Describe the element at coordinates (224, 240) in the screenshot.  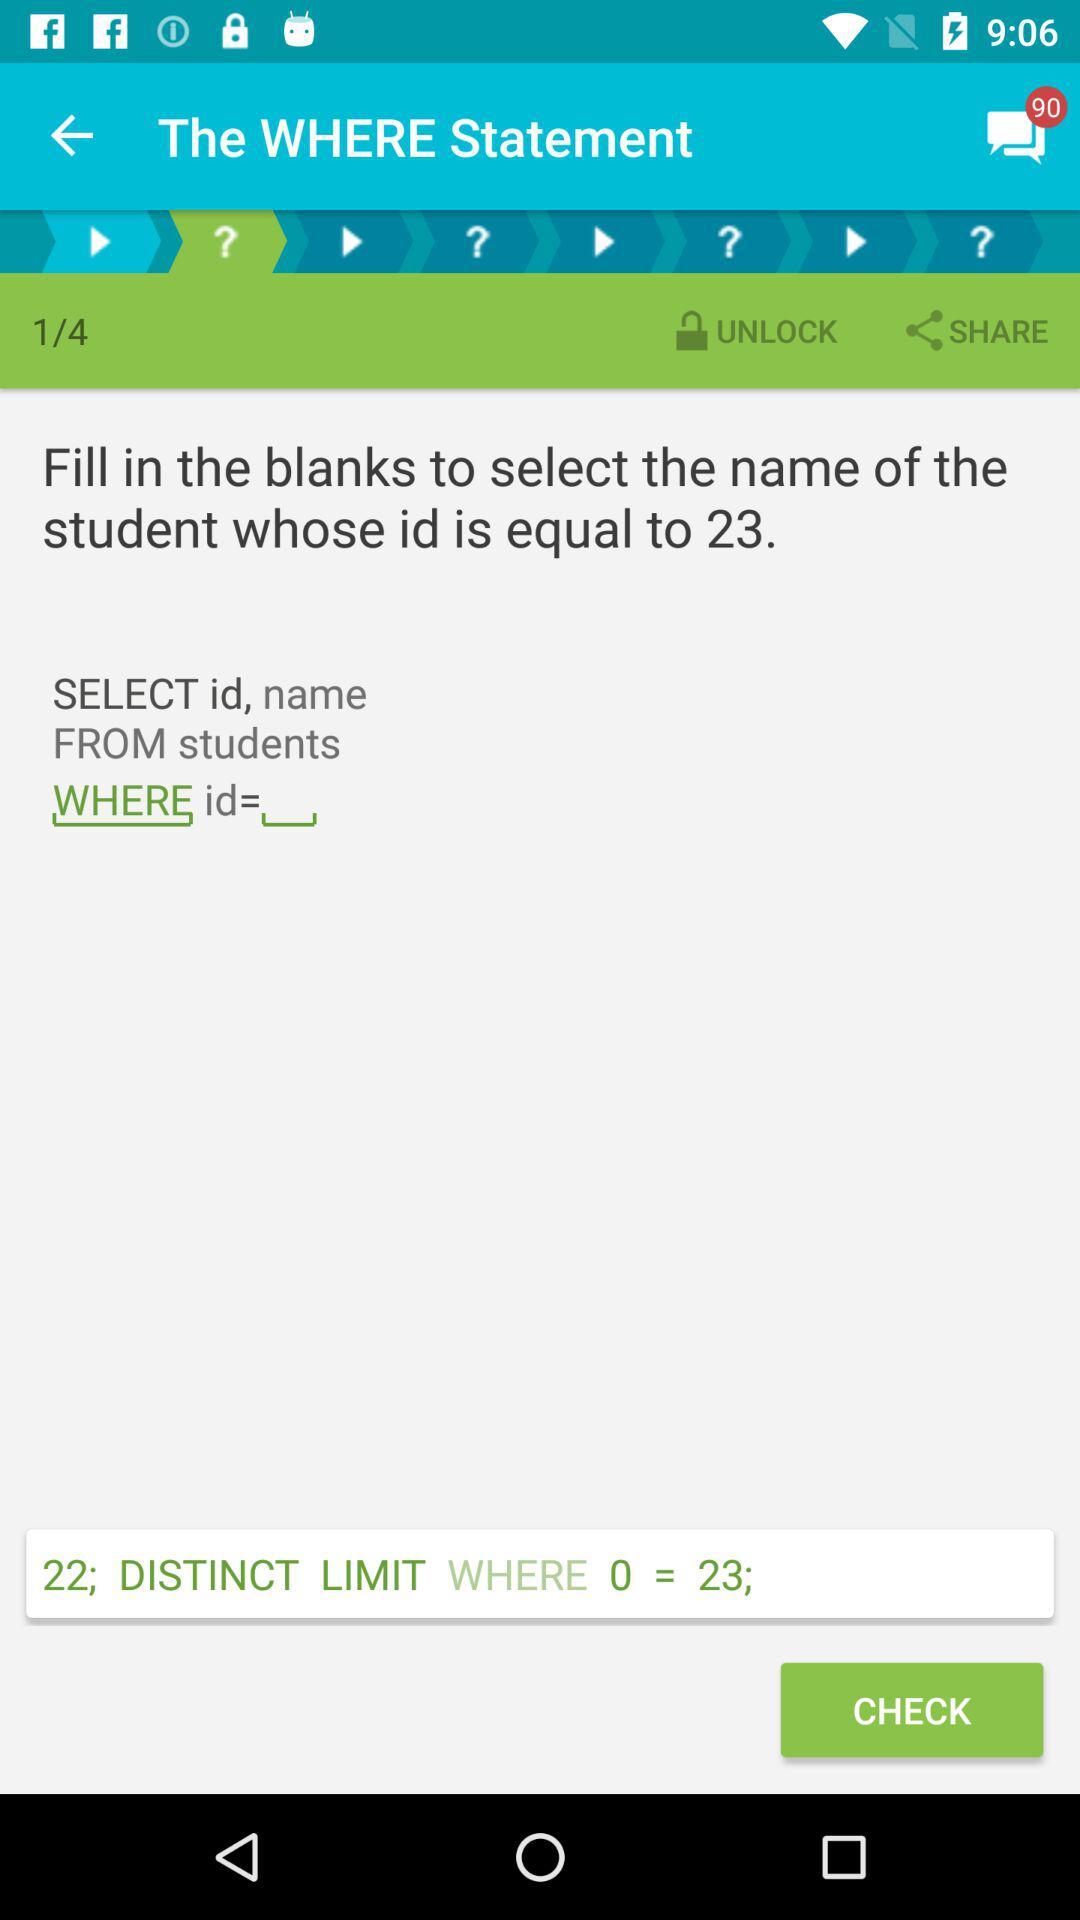
I see `frequently asked questions` at that location.